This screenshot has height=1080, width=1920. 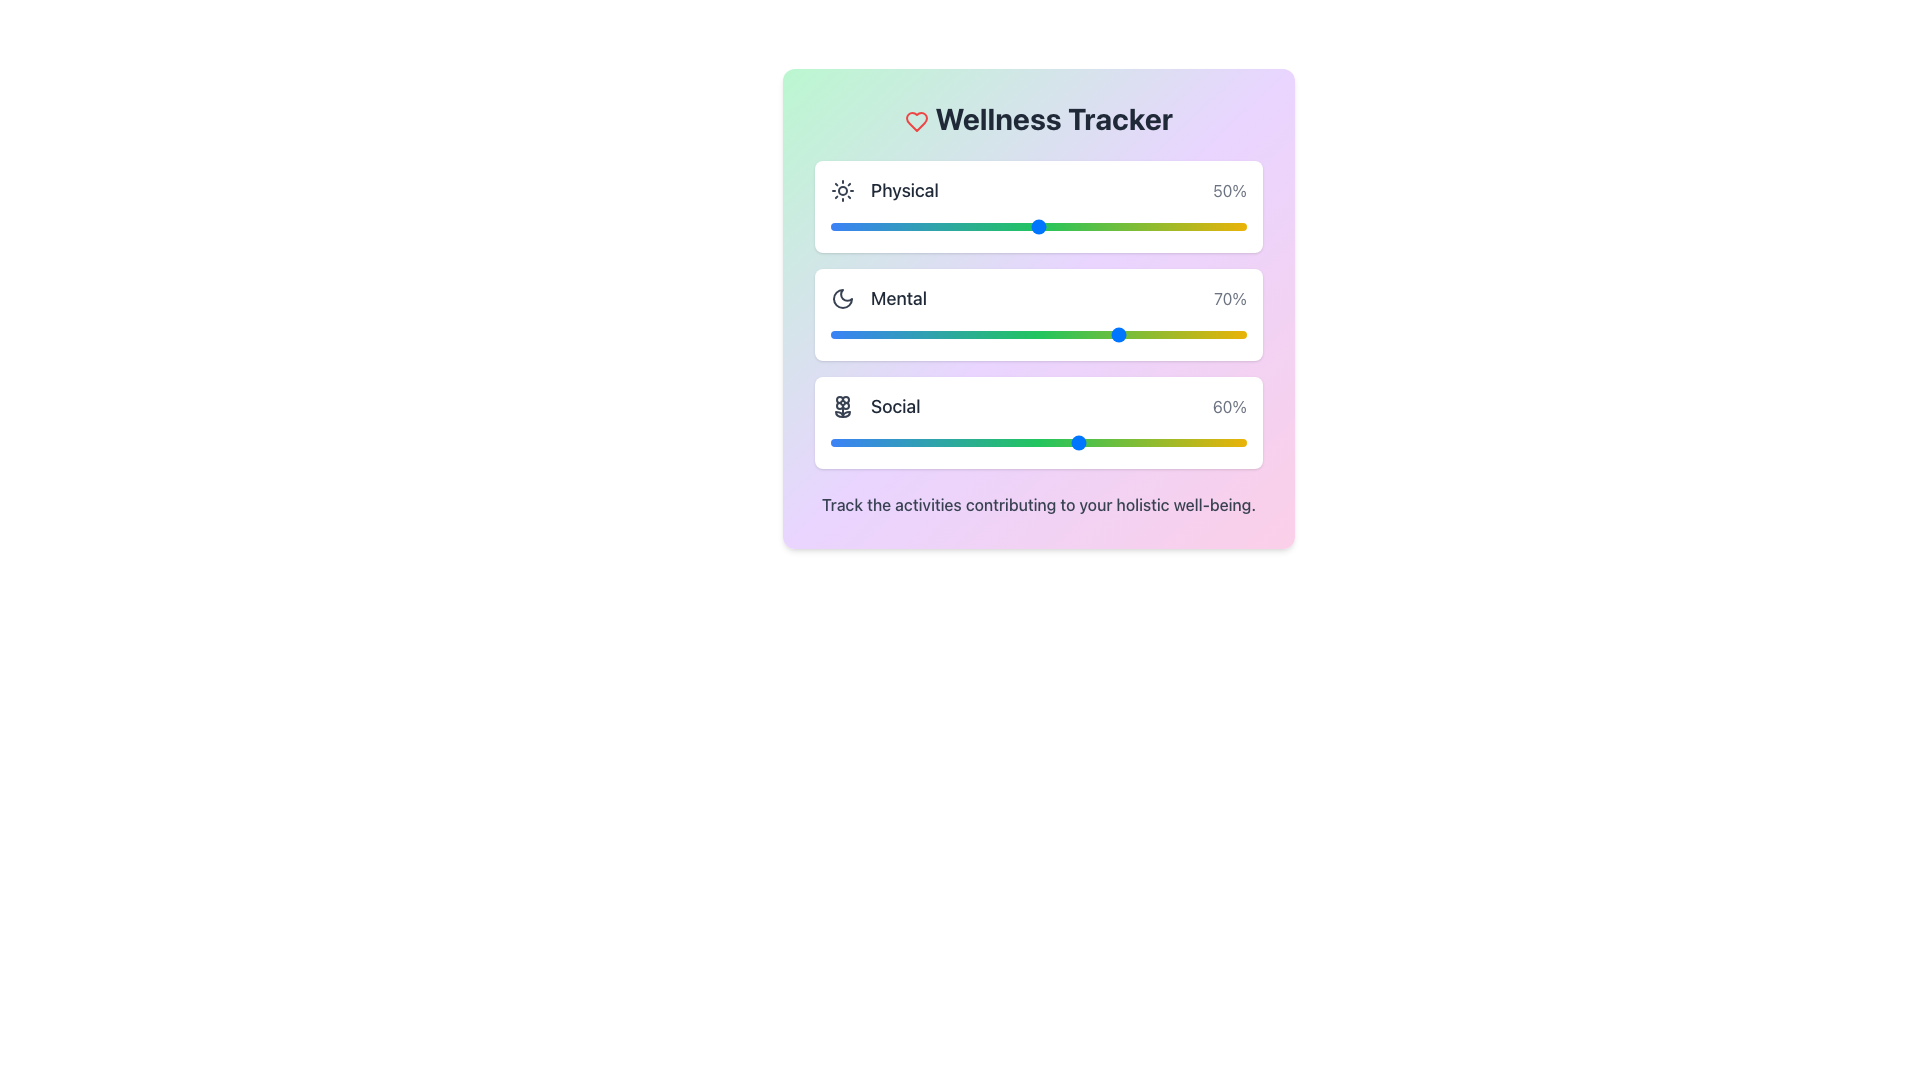 What do you see at coordinates (1229, 299) in the screenshot?
I see `the static text element displaying the current progress of the 'Mental' category in the 'Wellness Tracker' interface, located at the far right of its row` at bounding box center [1229, 299].